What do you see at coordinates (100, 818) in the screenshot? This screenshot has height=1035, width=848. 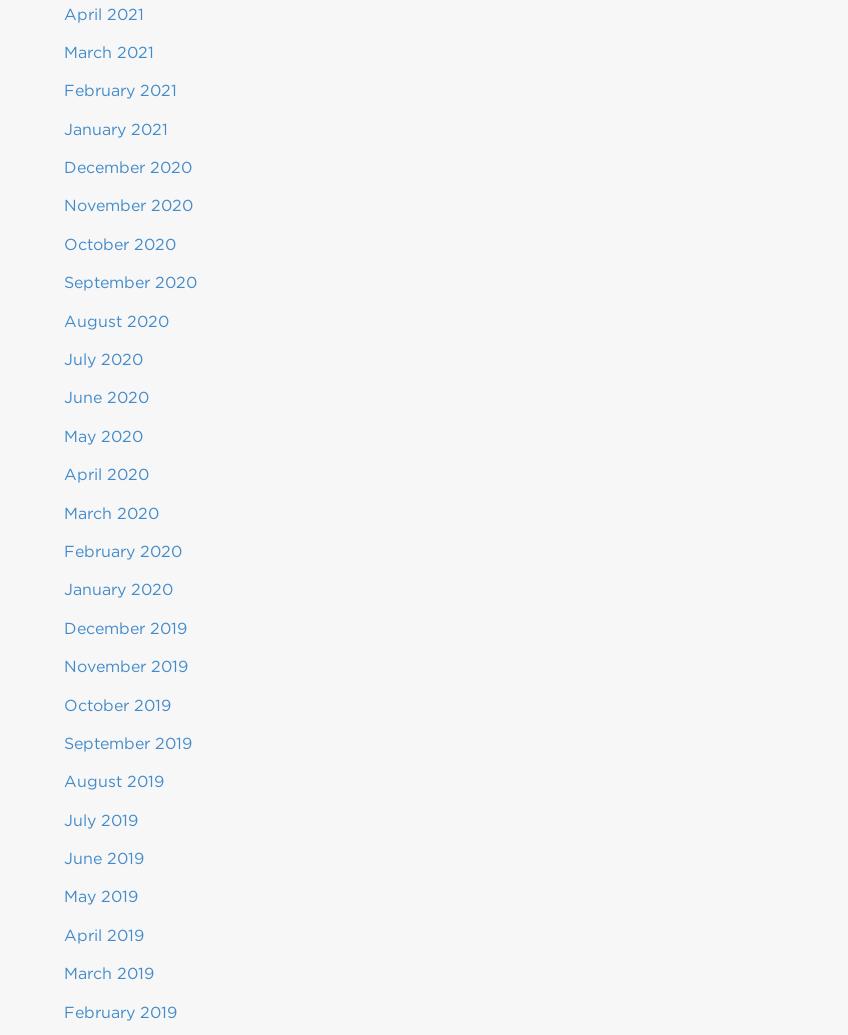 I see `'July 2019'` at bounding box center [100, 818].